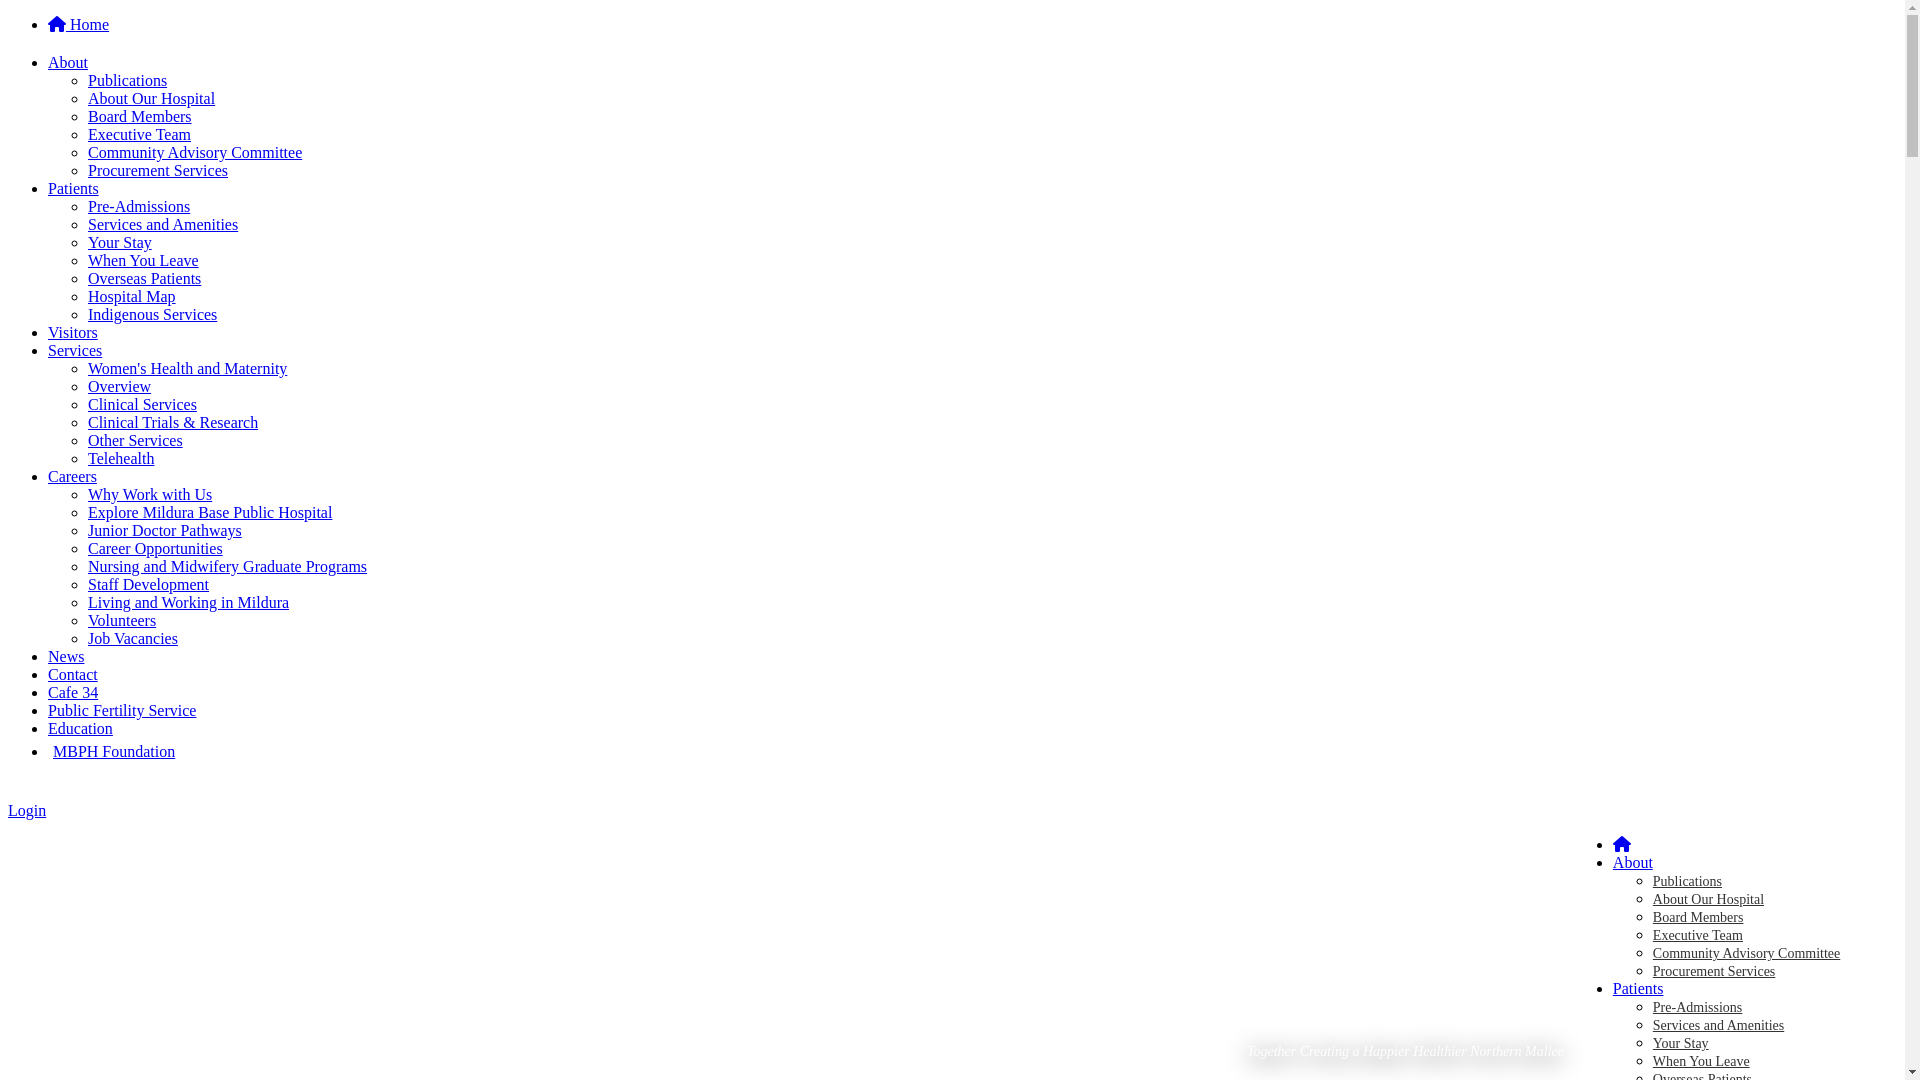 The width and height of the screenshot is (1920, 1080). Describe the element at coordinates (195, 151) in the screenshot. I see `'Community Advisory Committee'` at that location.